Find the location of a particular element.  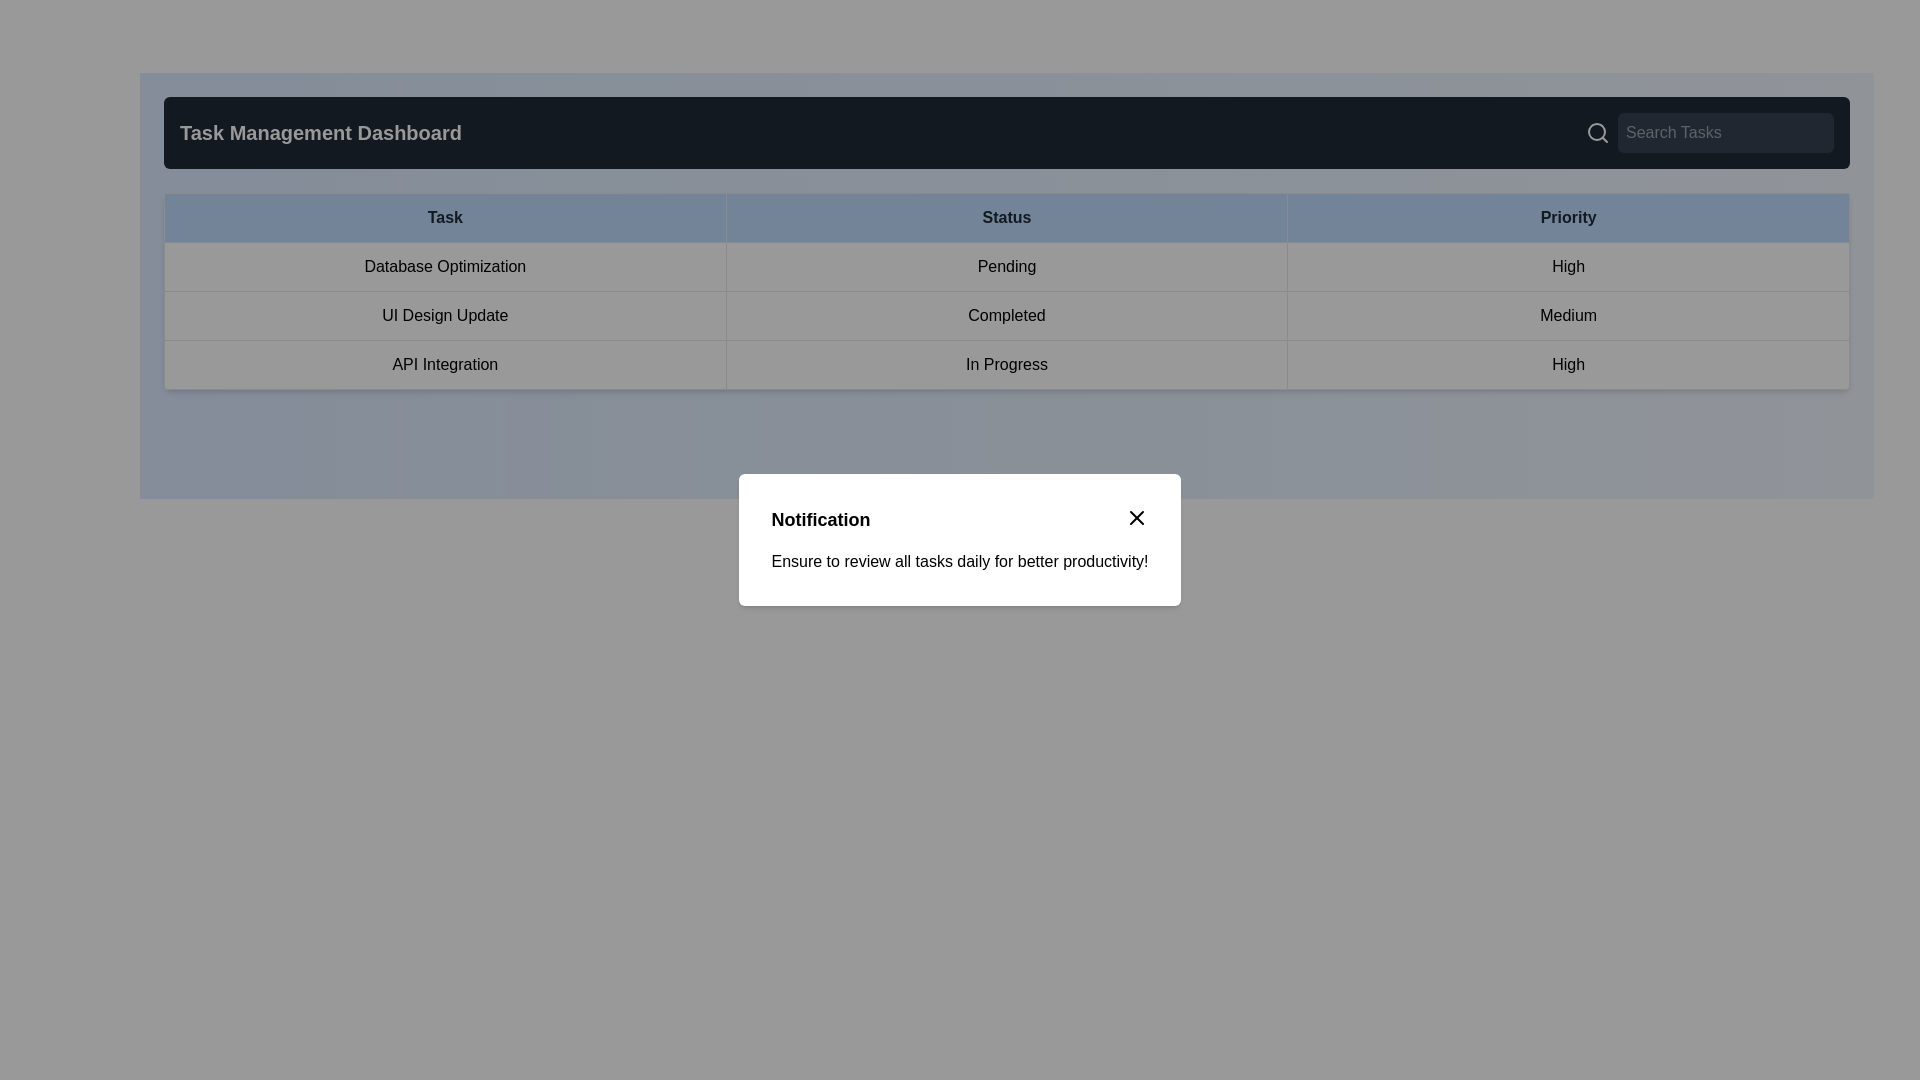

the title Text Label of the dashboard interface, which is located at the top-left of the header bar is located at coordinates (321, 132).